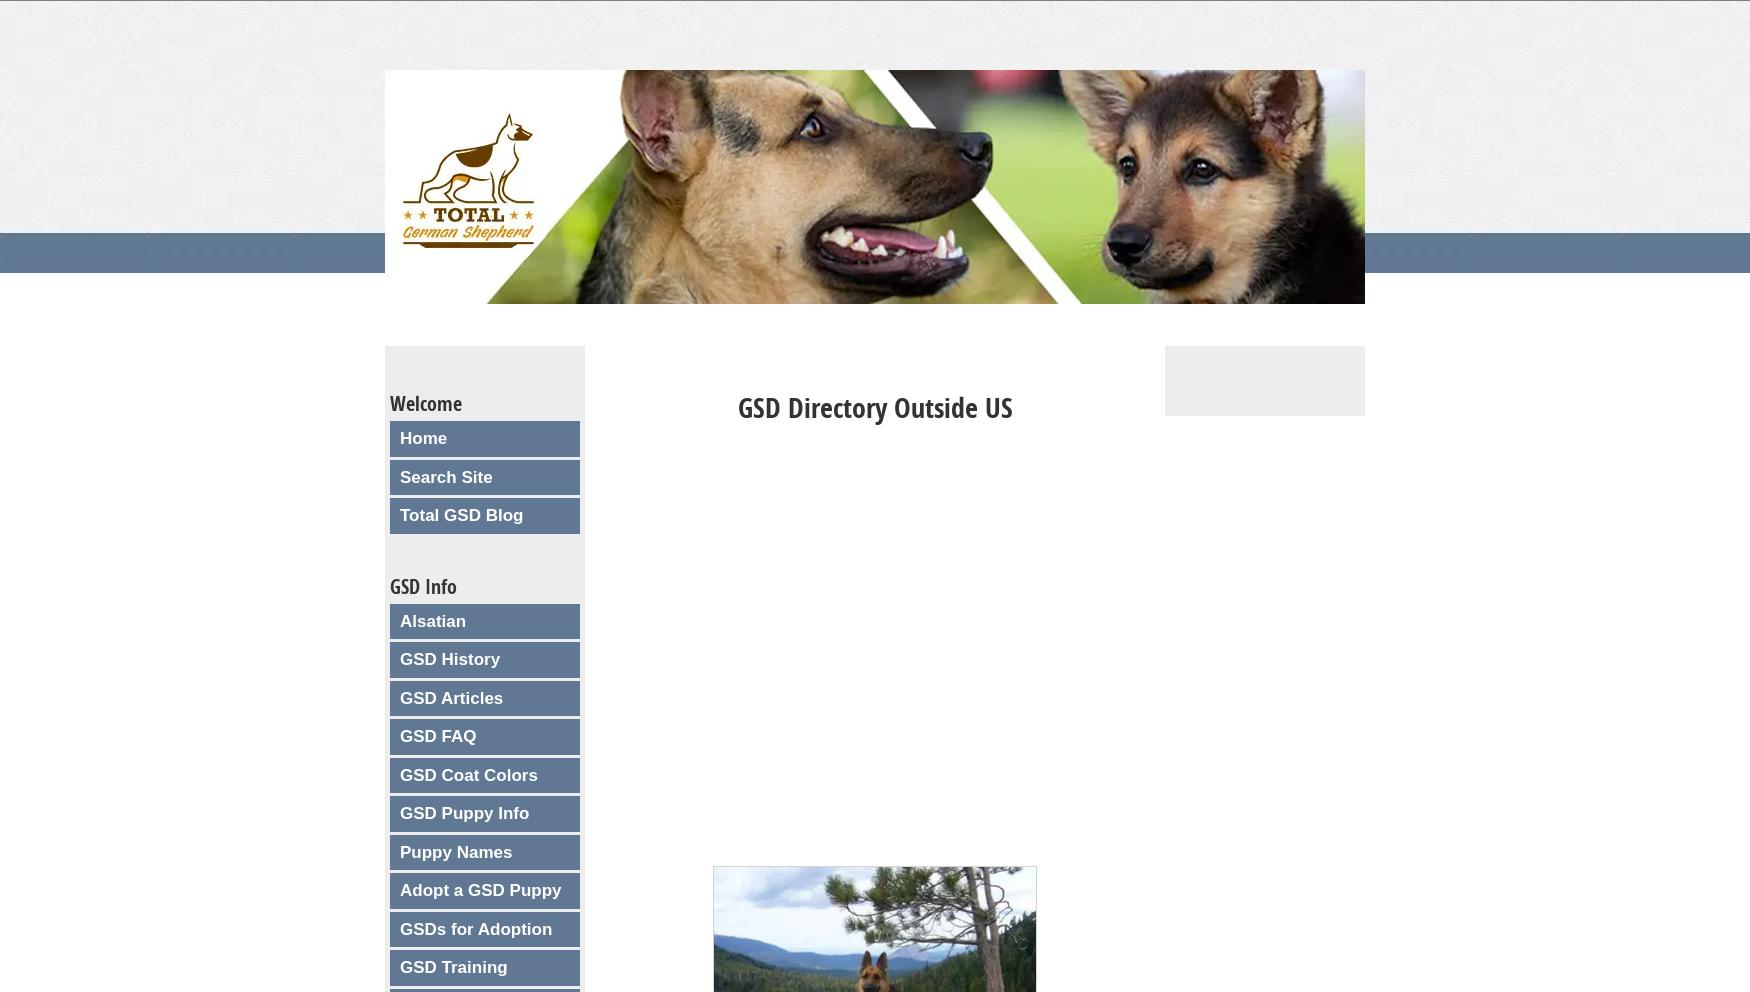 This screenshot has width=1750, height=992. What do you see at coordinates (867, 526) in the screenshot?
I see `'Thanks for visiting this German Shepherd breeder directory.
You're on the page of our German Shepherd breeder directory currently
listing German Shepherd breeders outside the United States - all over
the US, Canada, Europe and many other countries.'` at bounding box center [867, 526].